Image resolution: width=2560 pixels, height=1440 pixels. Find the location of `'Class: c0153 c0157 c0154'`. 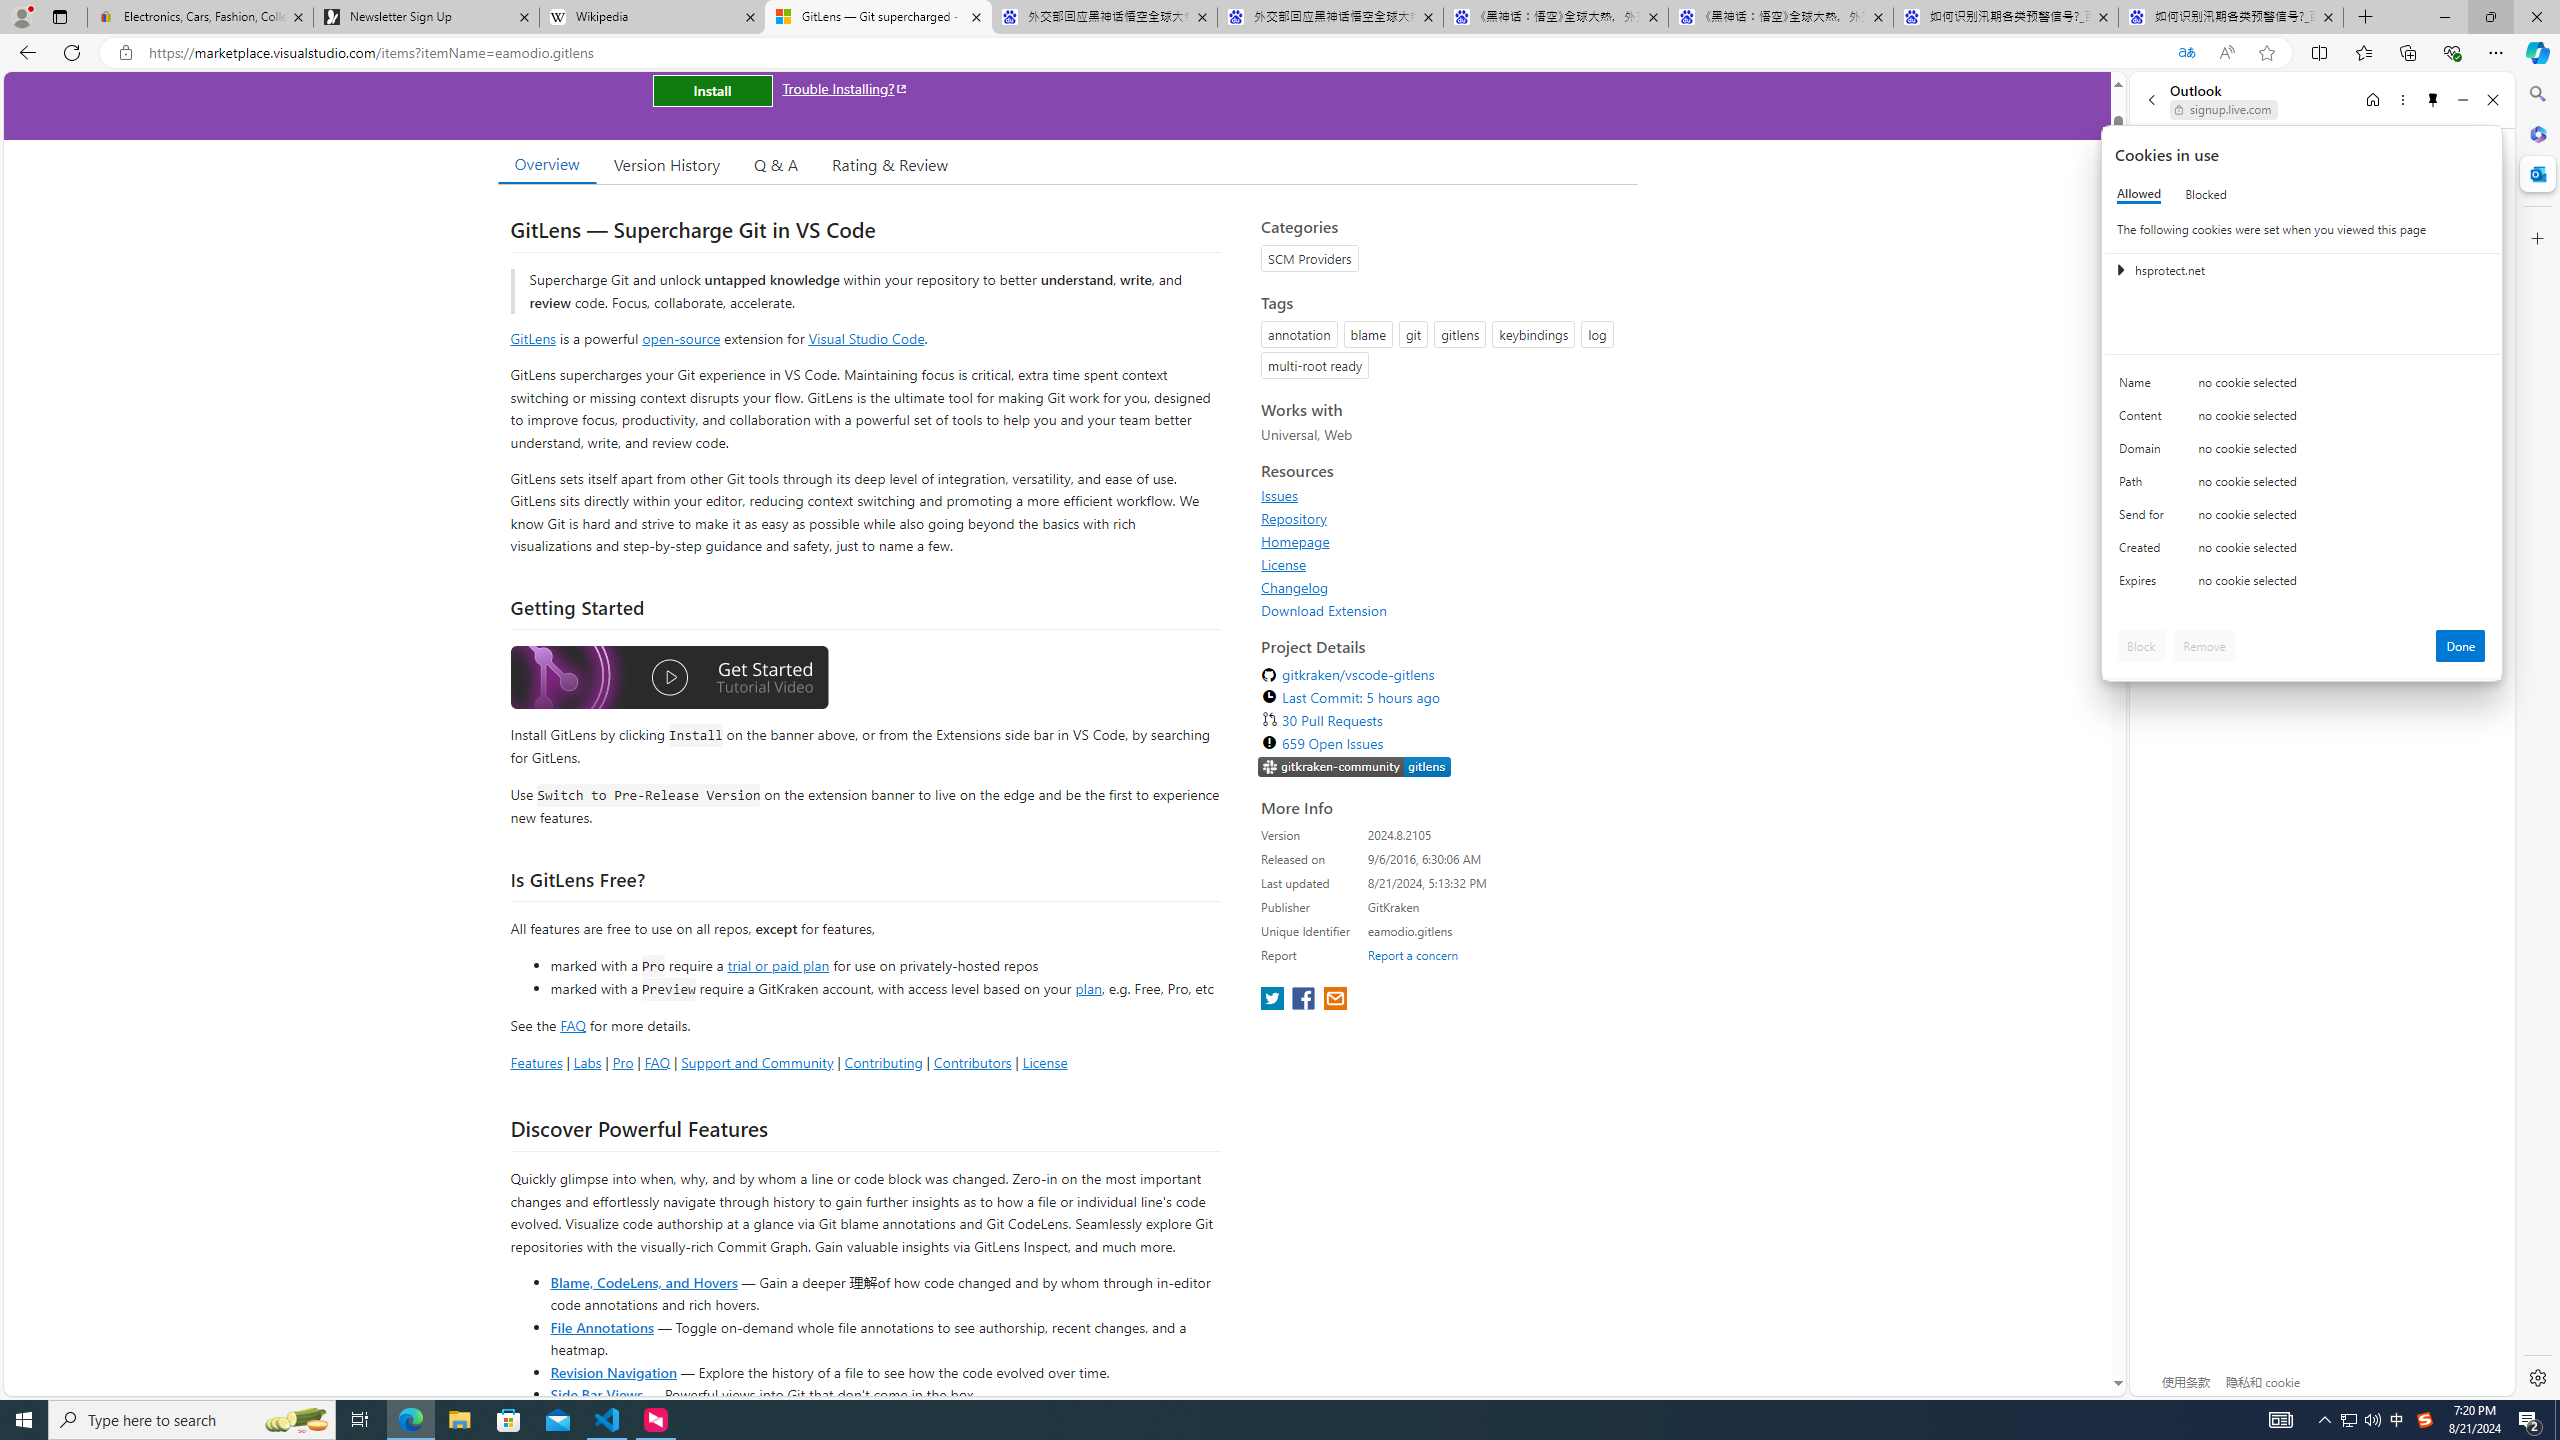

'Class: c0153 c0157 c0154' is located at coordinates (2302, 387).